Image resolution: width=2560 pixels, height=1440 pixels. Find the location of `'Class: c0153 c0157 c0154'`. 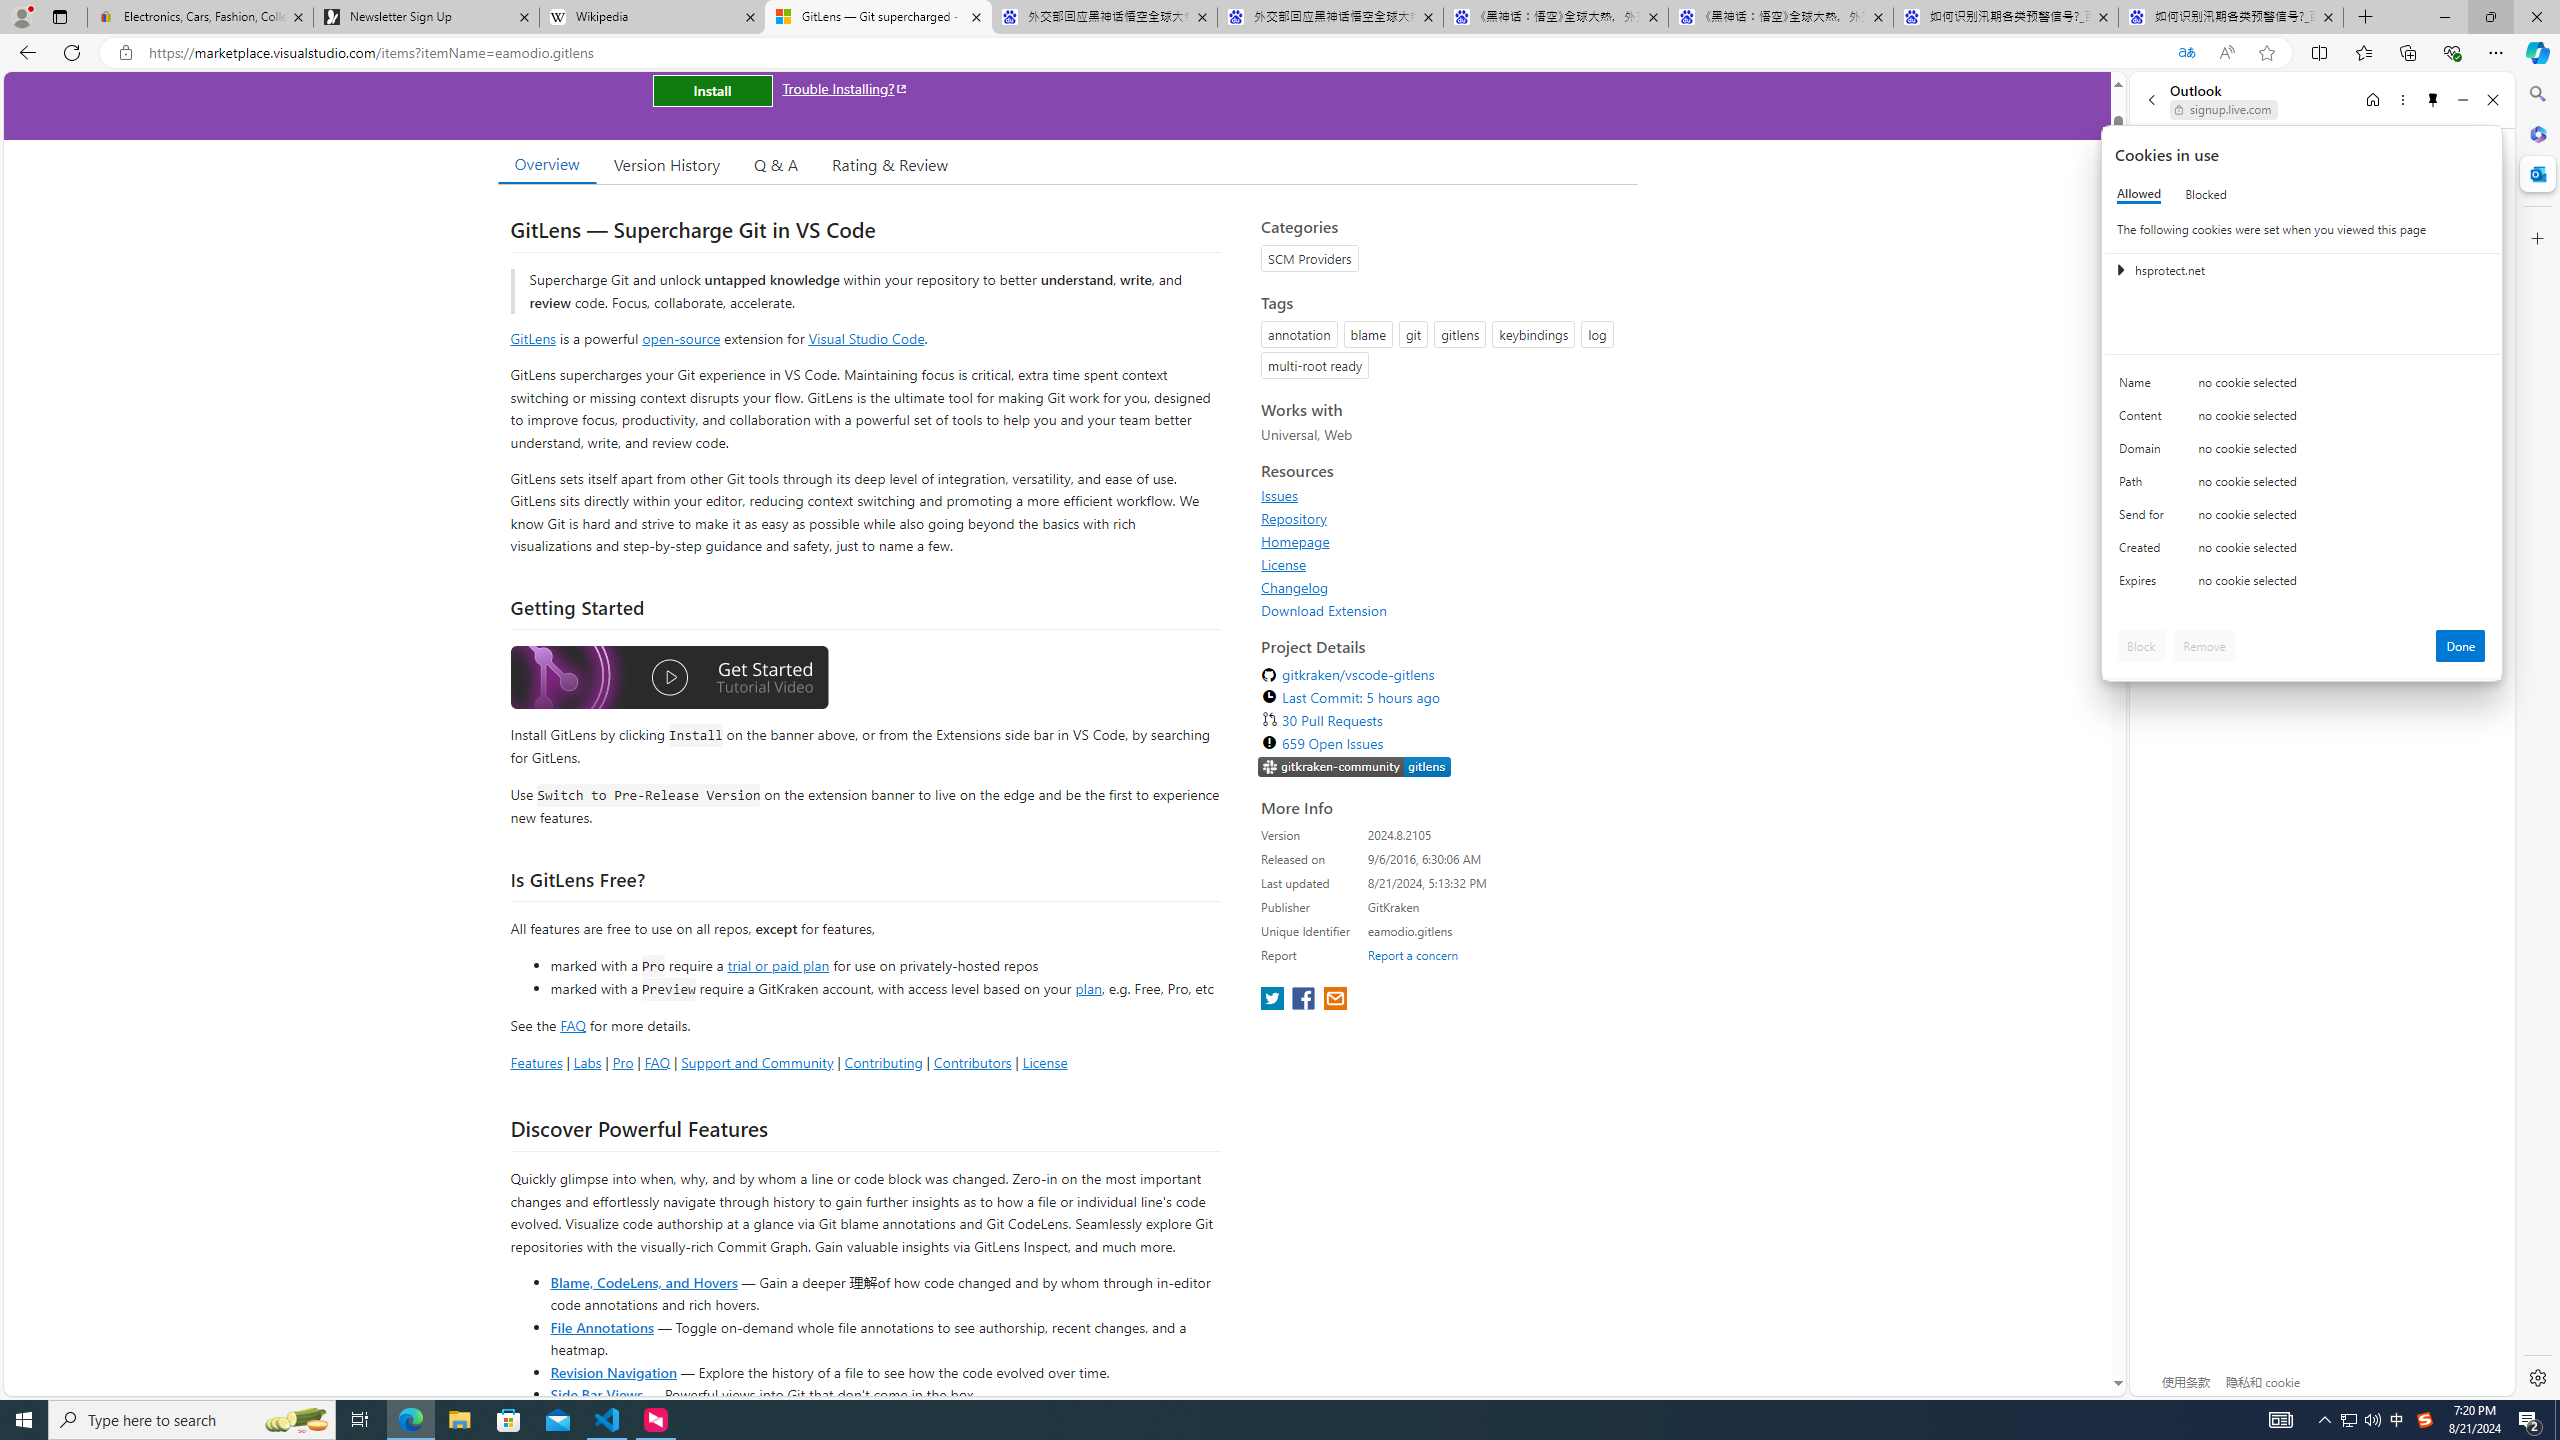

'Class: c0153 c0157 c0154' is located at coordinates (2302, 387).